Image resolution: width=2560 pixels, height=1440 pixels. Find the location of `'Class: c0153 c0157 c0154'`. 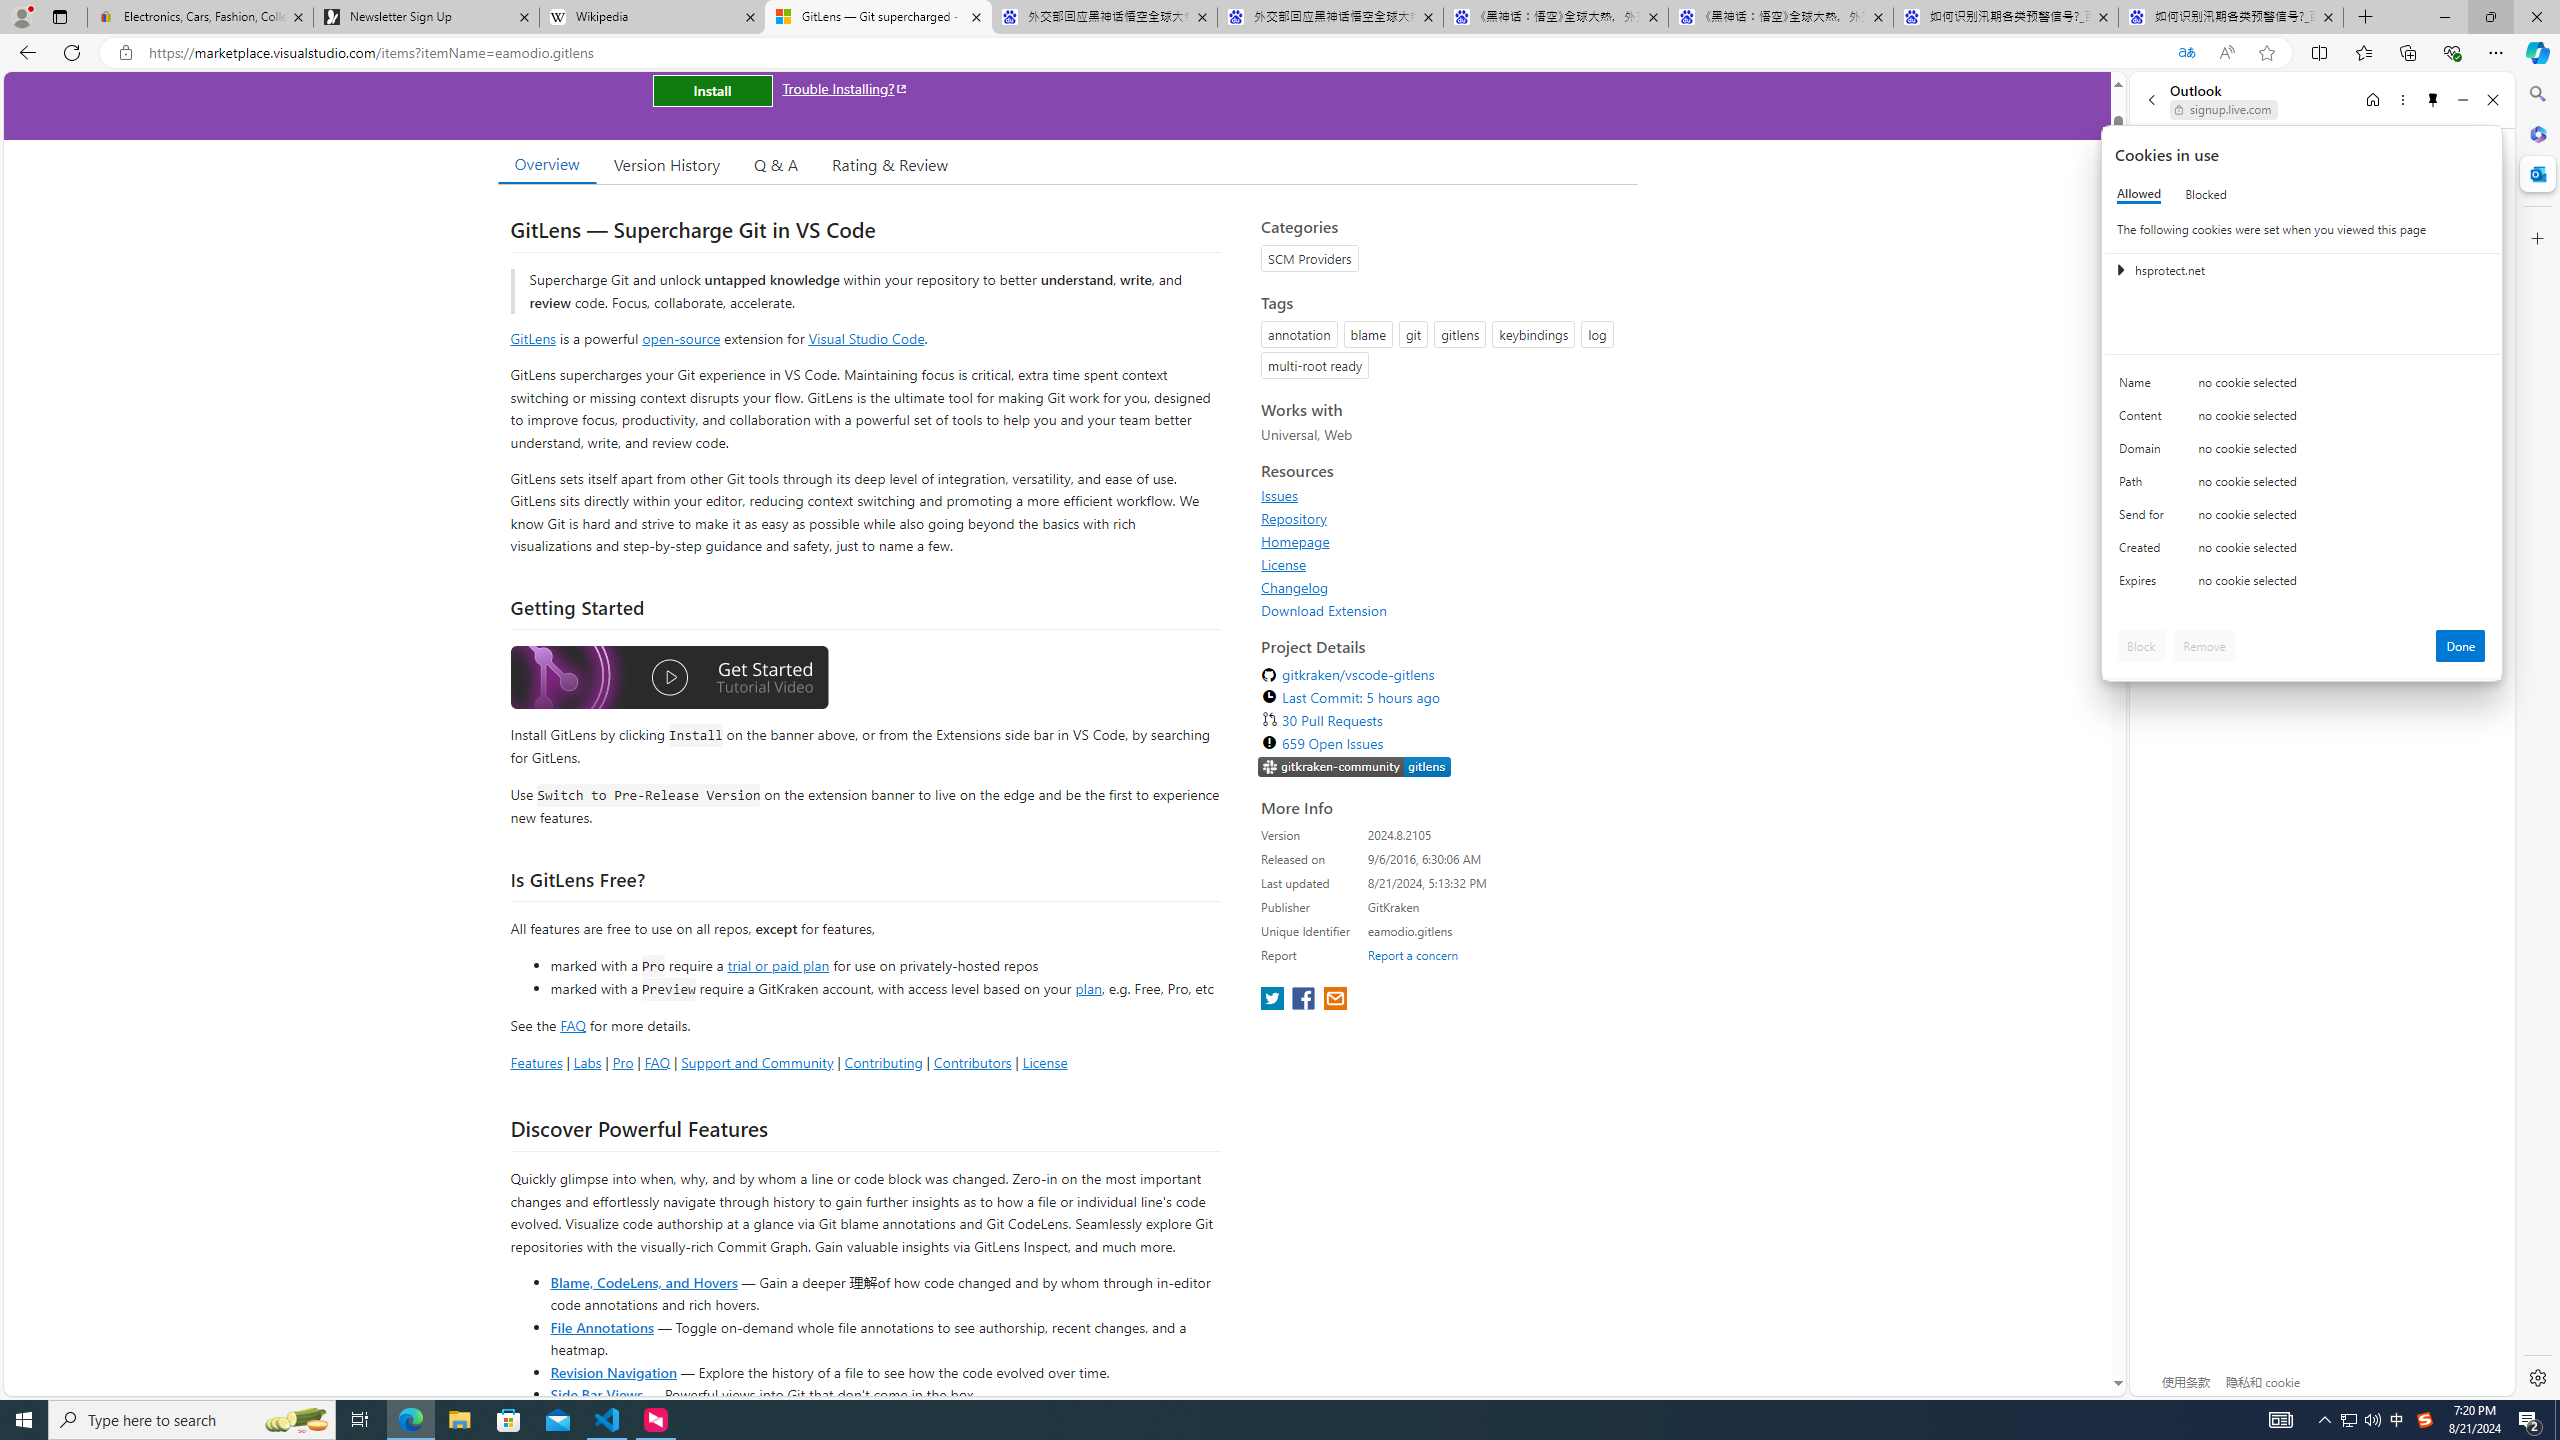

'Class: c0153 c0157 c0154' is located at coordinates (2302, 387).